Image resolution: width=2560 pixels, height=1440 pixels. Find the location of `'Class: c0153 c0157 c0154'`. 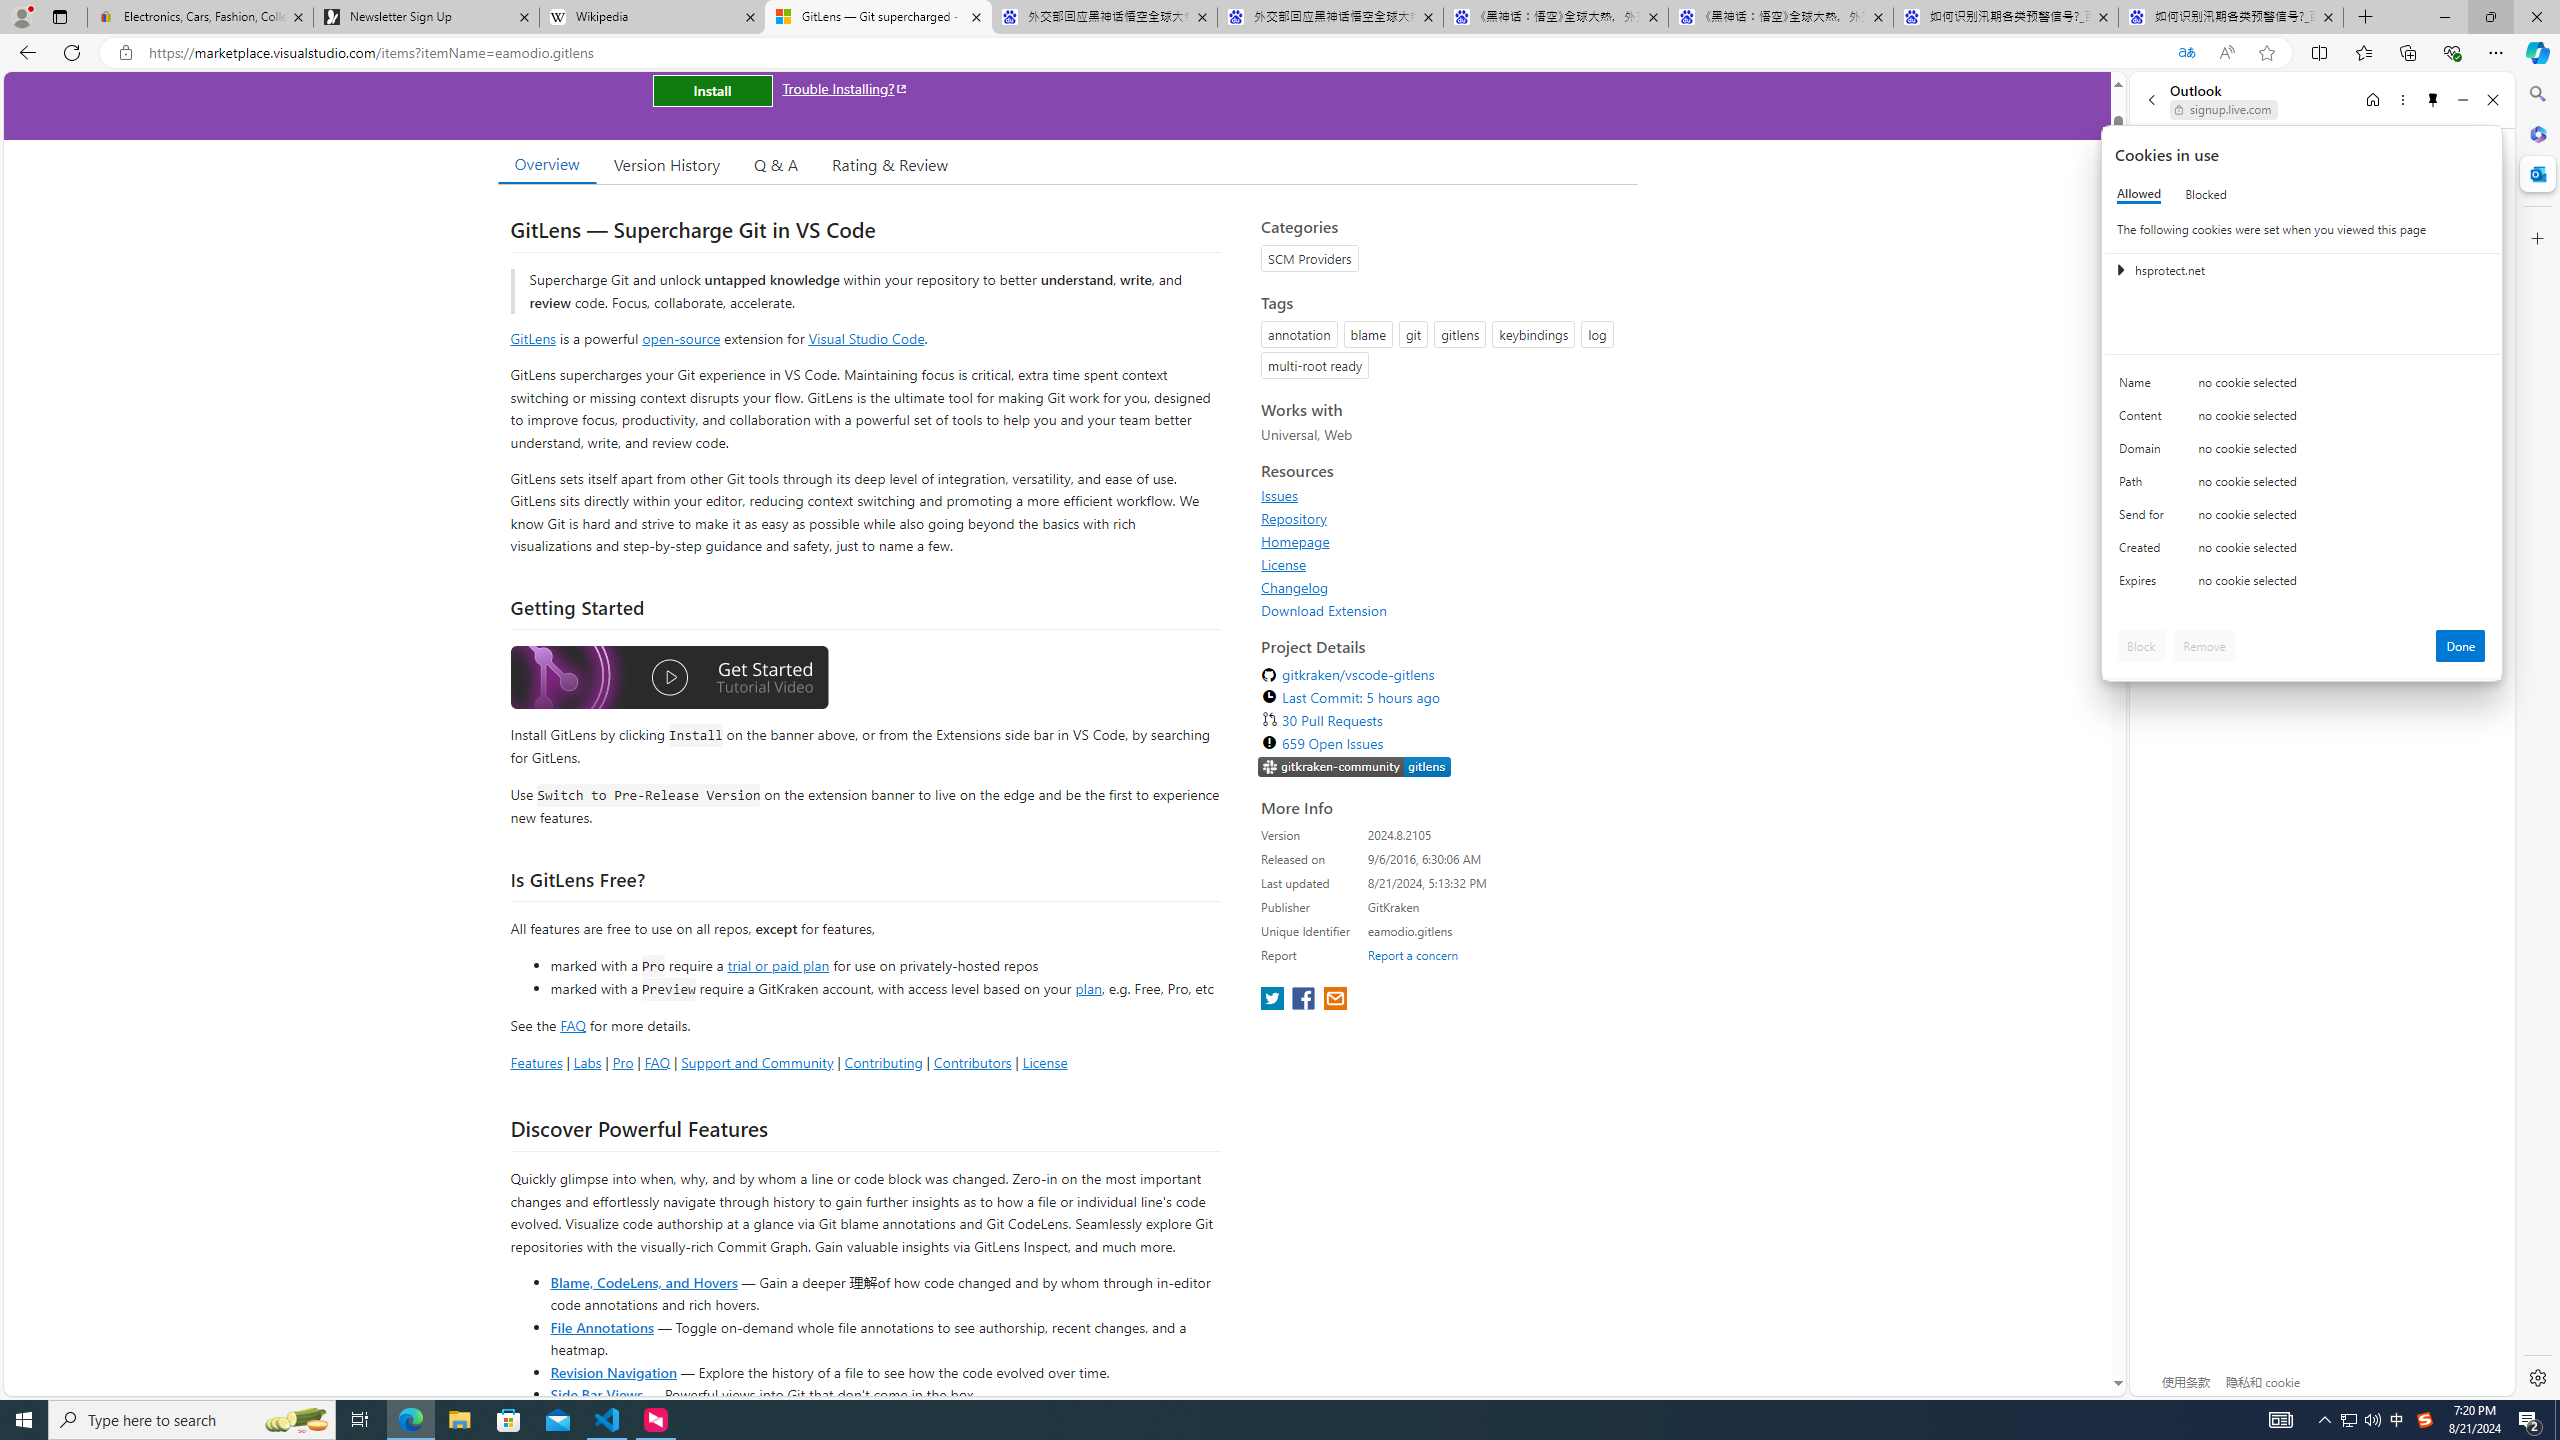

'Class: c0153 c0157 c0154' is located at coordinates (2302, 387).